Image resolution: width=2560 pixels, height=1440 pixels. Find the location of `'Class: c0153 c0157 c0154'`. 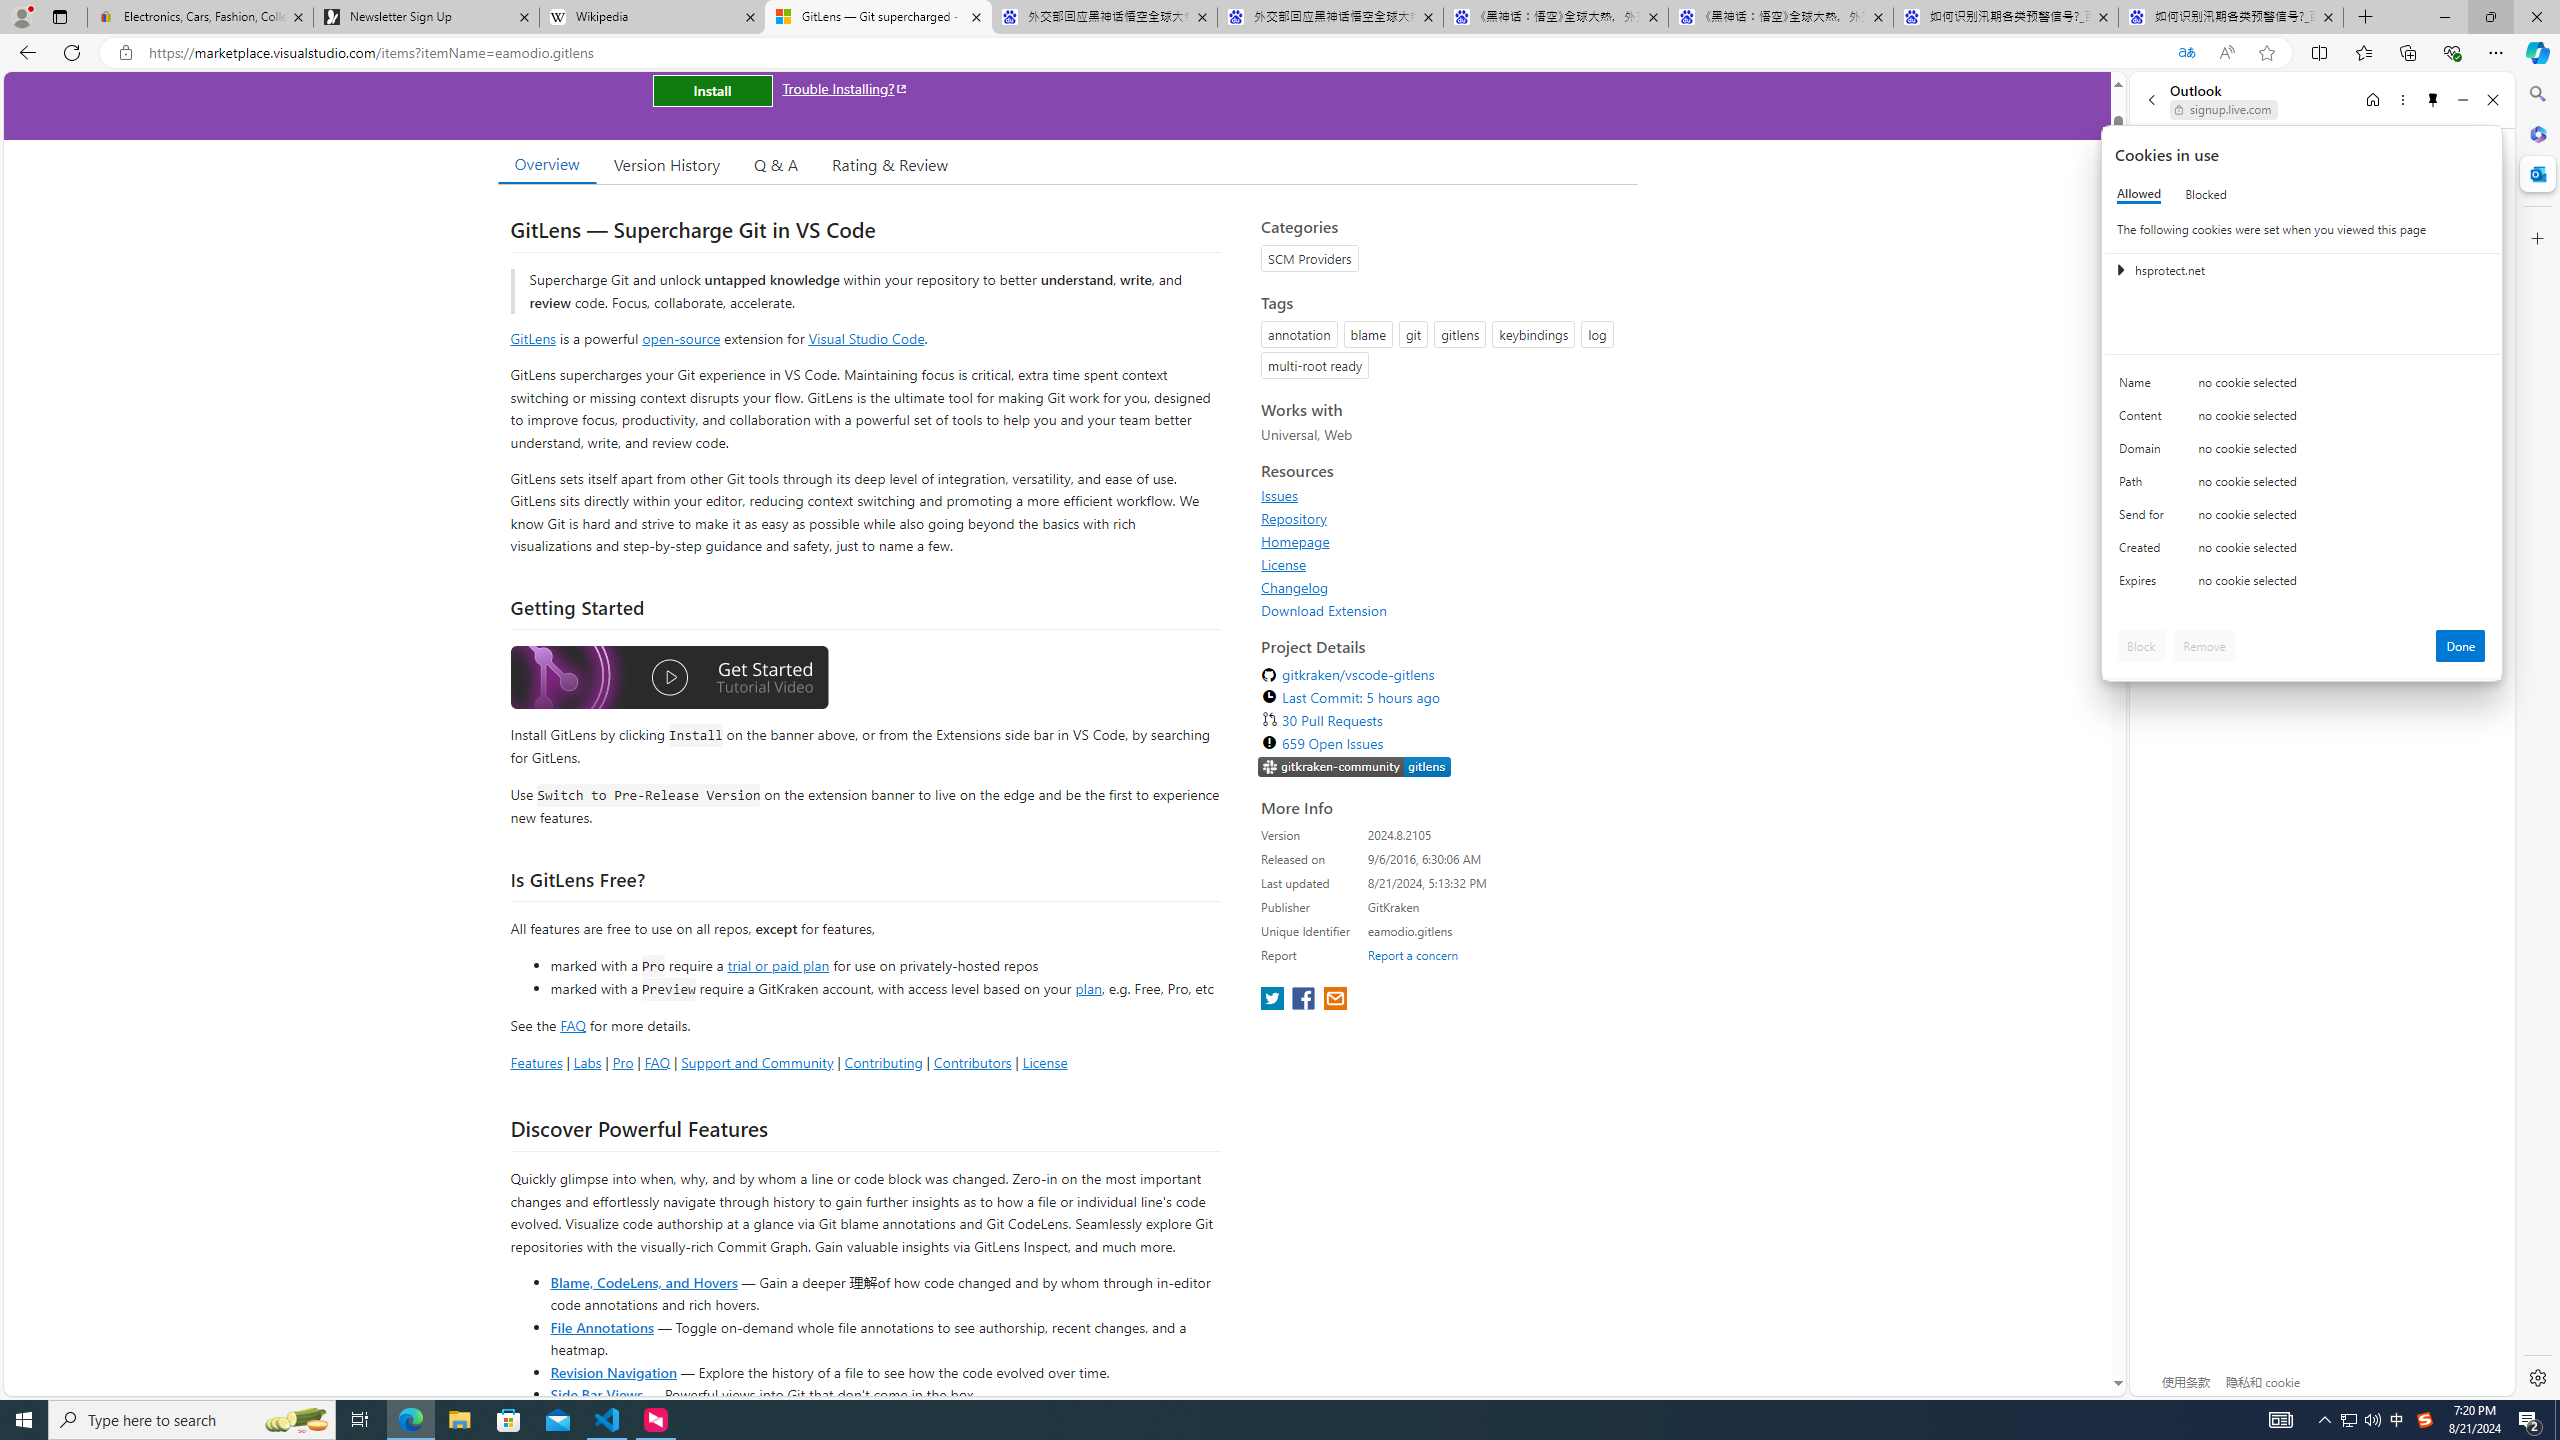

'Class: c0153 c0157 c0154' is located at coordinates (2302, 387).